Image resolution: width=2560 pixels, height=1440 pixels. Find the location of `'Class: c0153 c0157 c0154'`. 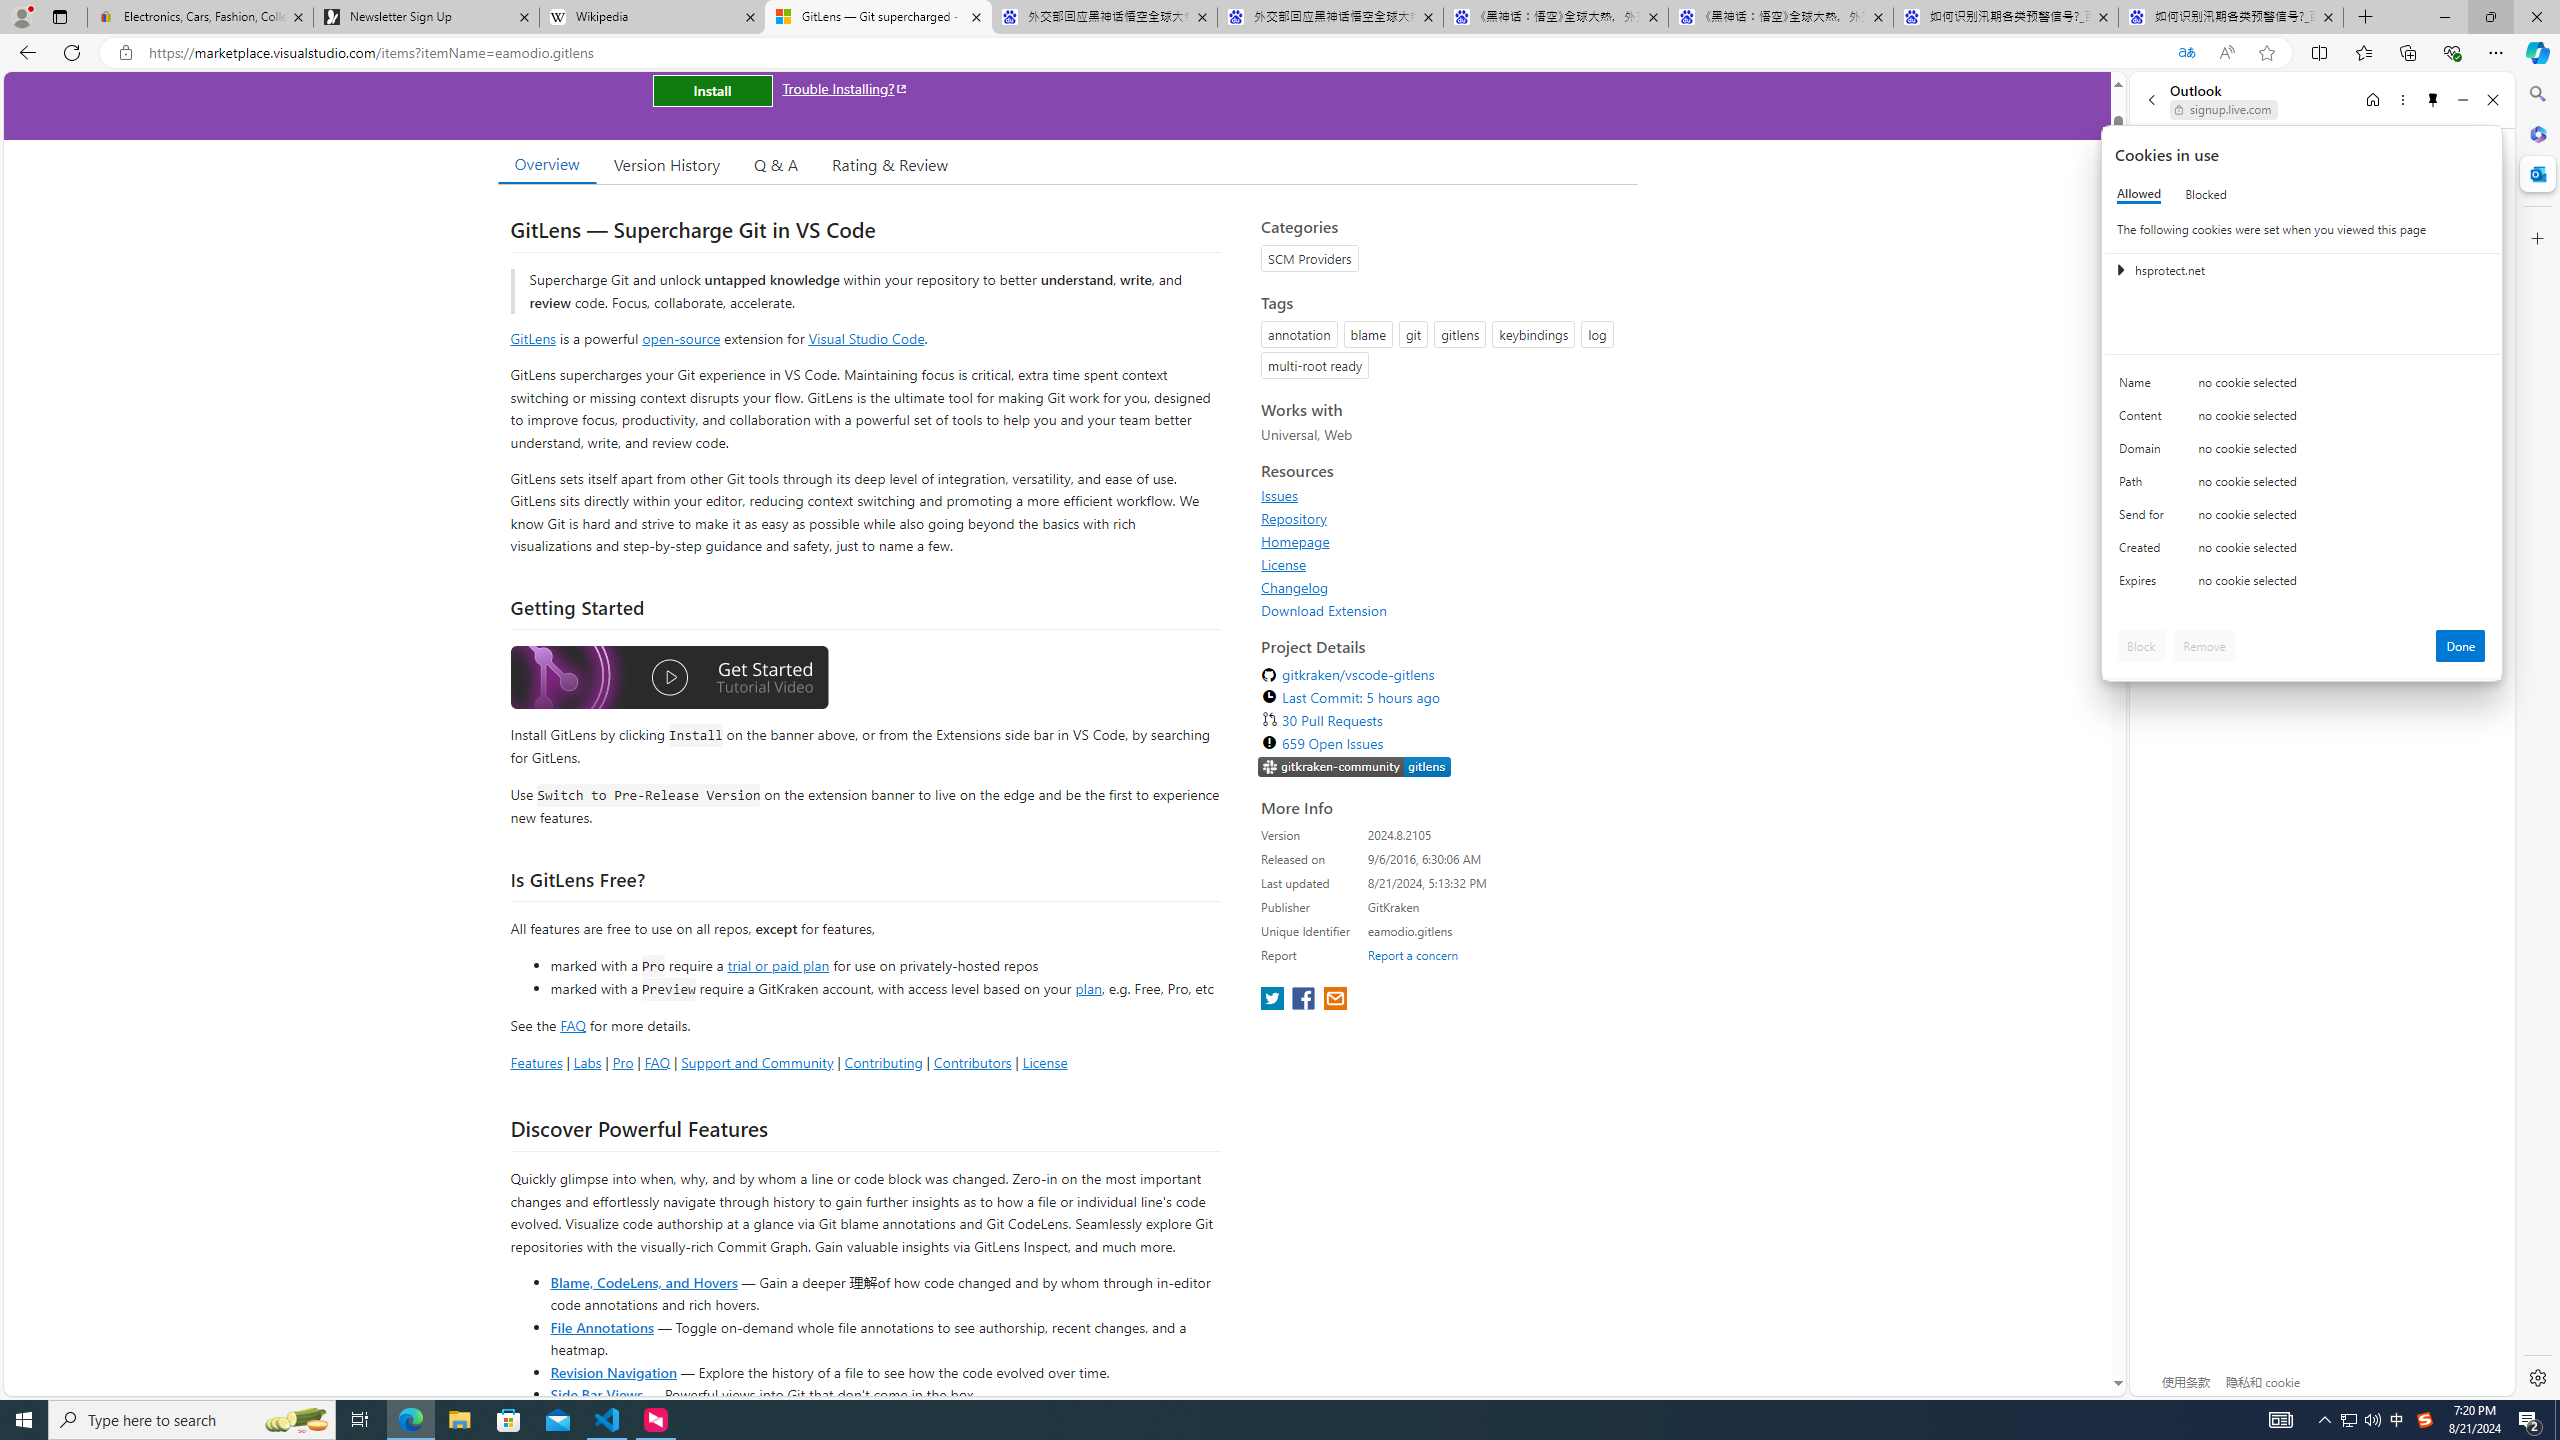

'Class: c0153 c0157 c0154' is located at coordinates (2302, 387).